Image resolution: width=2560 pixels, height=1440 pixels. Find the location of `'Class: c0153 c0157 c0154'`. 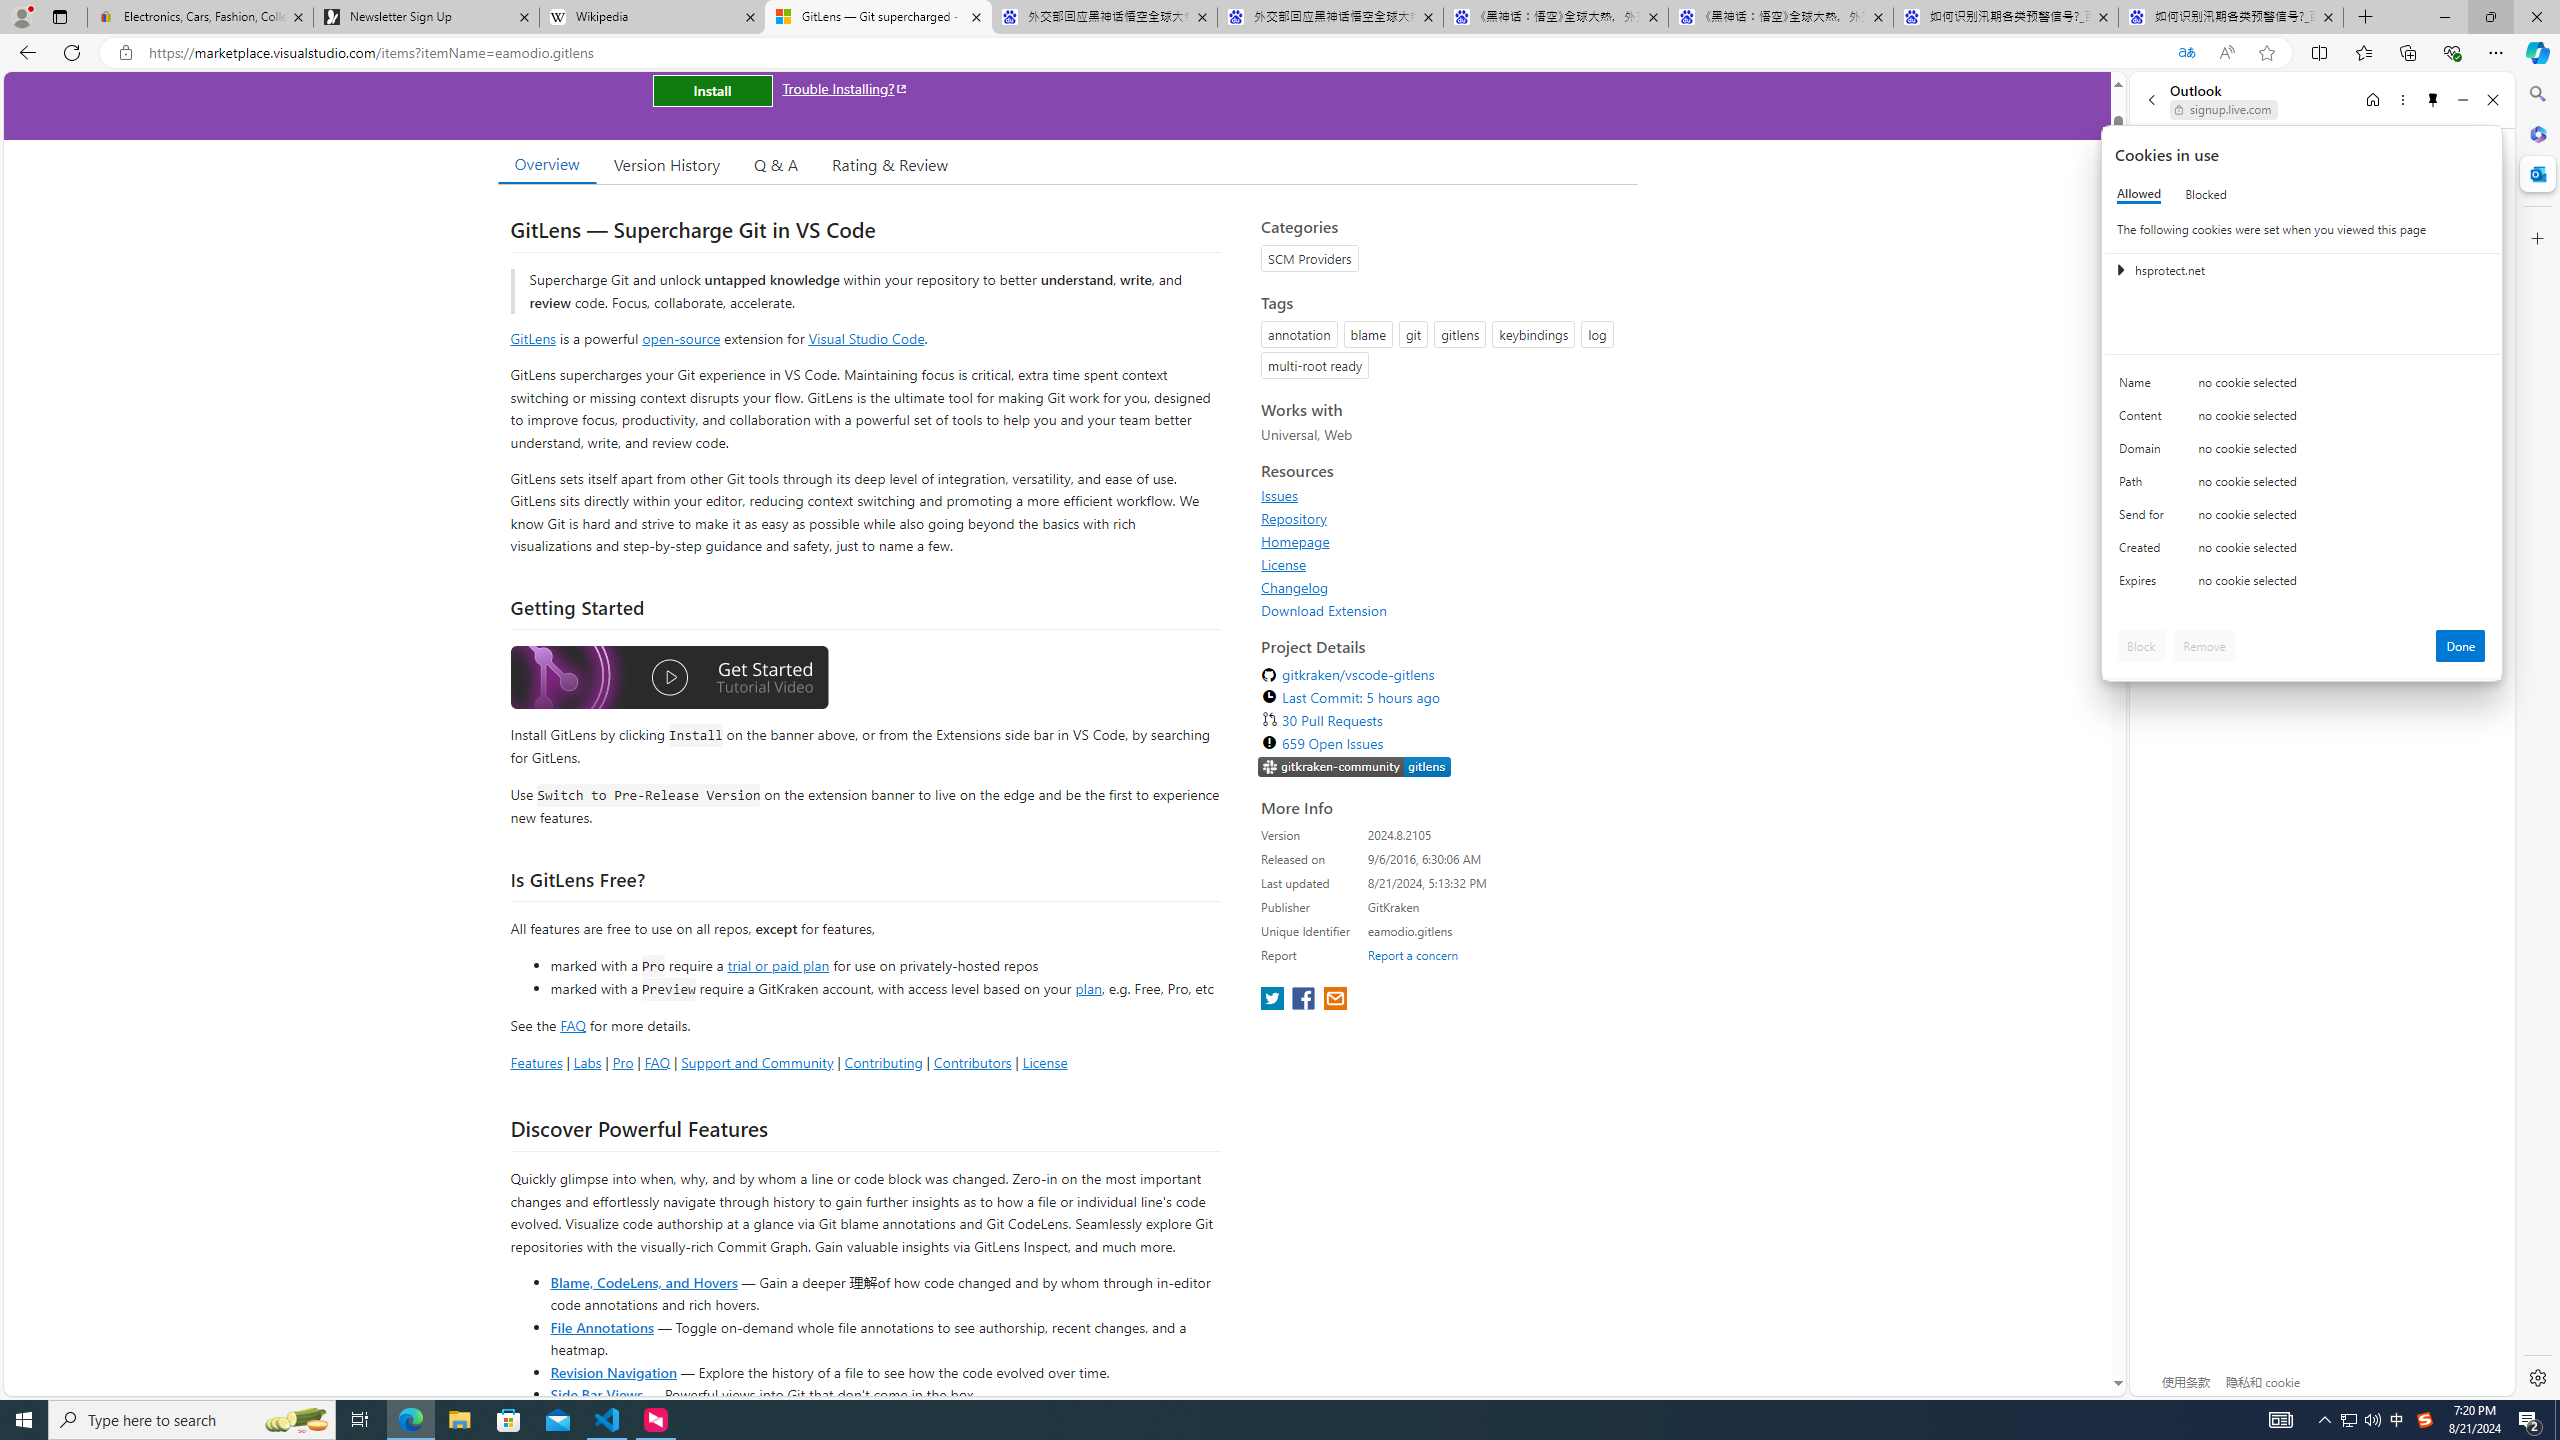

'Class: c0153 c0157 c0154' is located at coordinates (2302, 387).